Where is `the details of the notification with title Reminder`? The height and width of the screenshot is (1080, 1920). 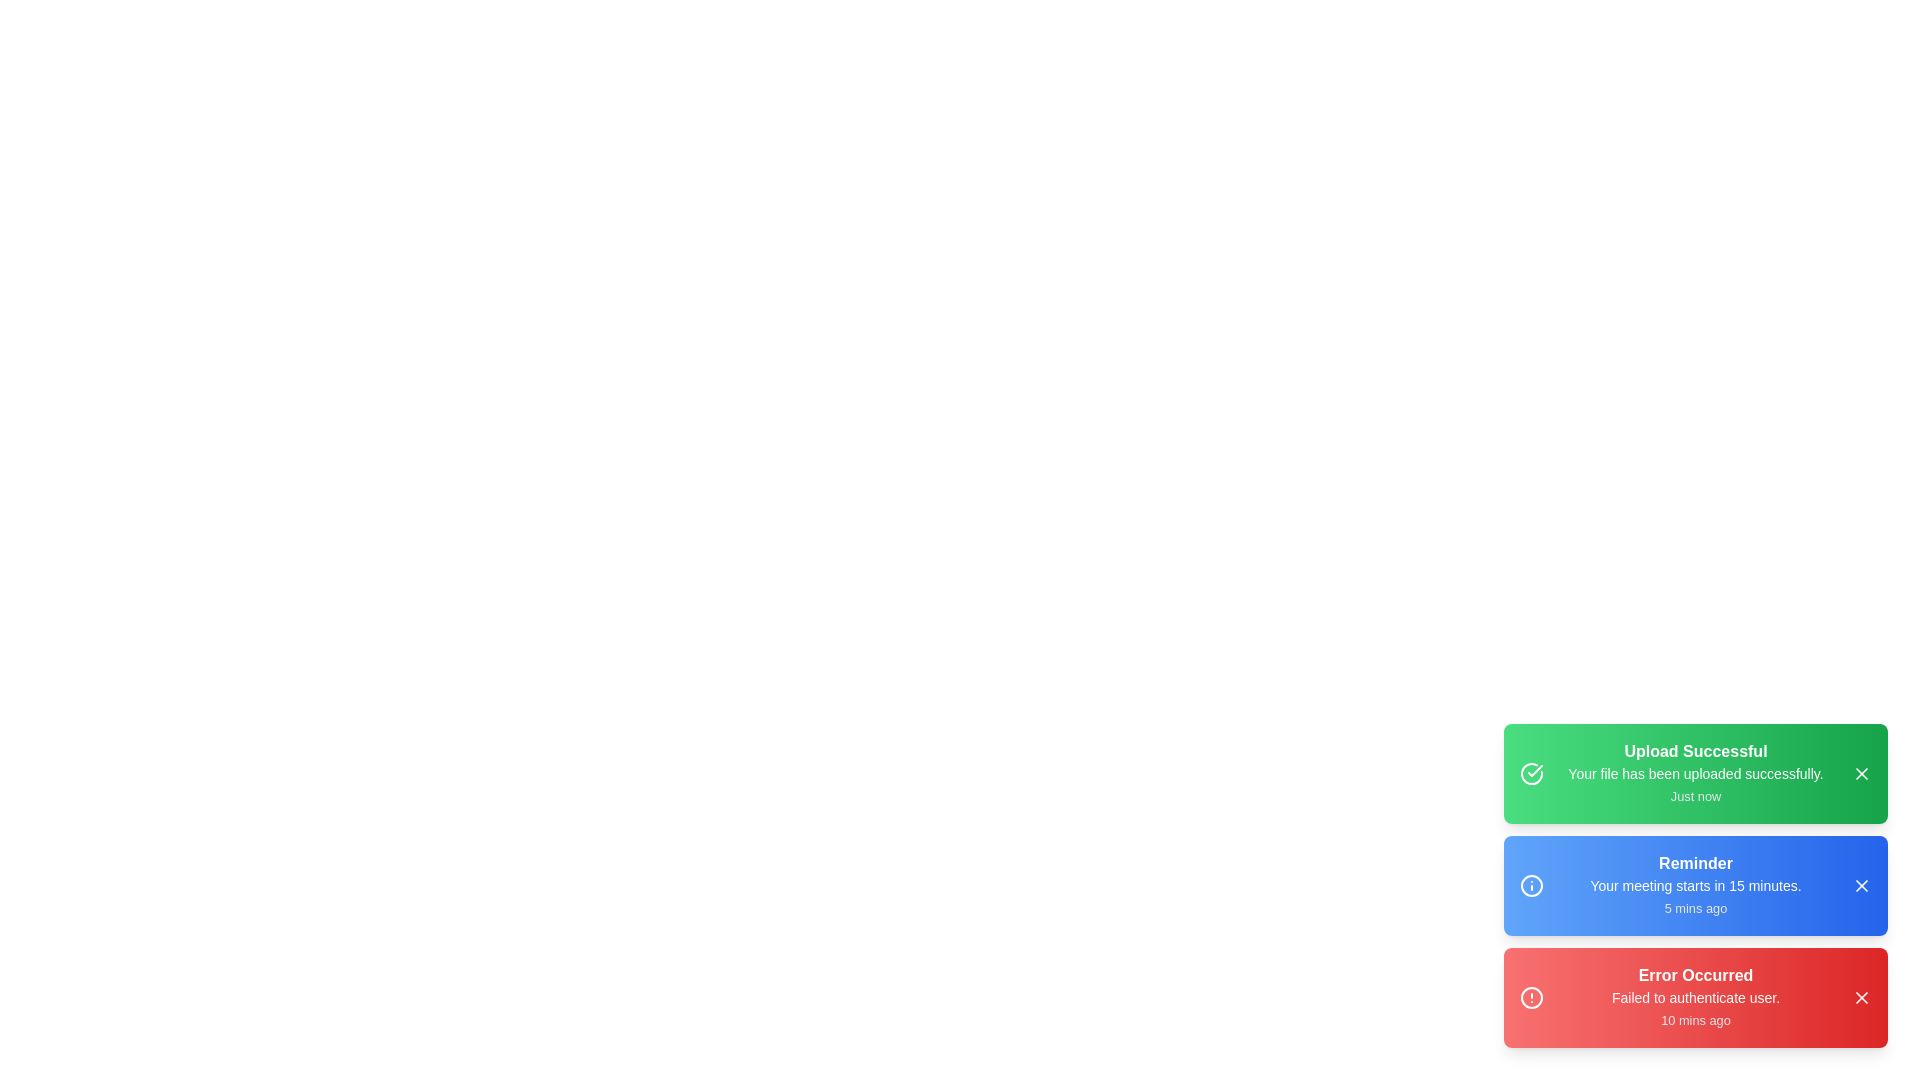 the details of the notification with title Reminder is located at coordinates (1694, 885).